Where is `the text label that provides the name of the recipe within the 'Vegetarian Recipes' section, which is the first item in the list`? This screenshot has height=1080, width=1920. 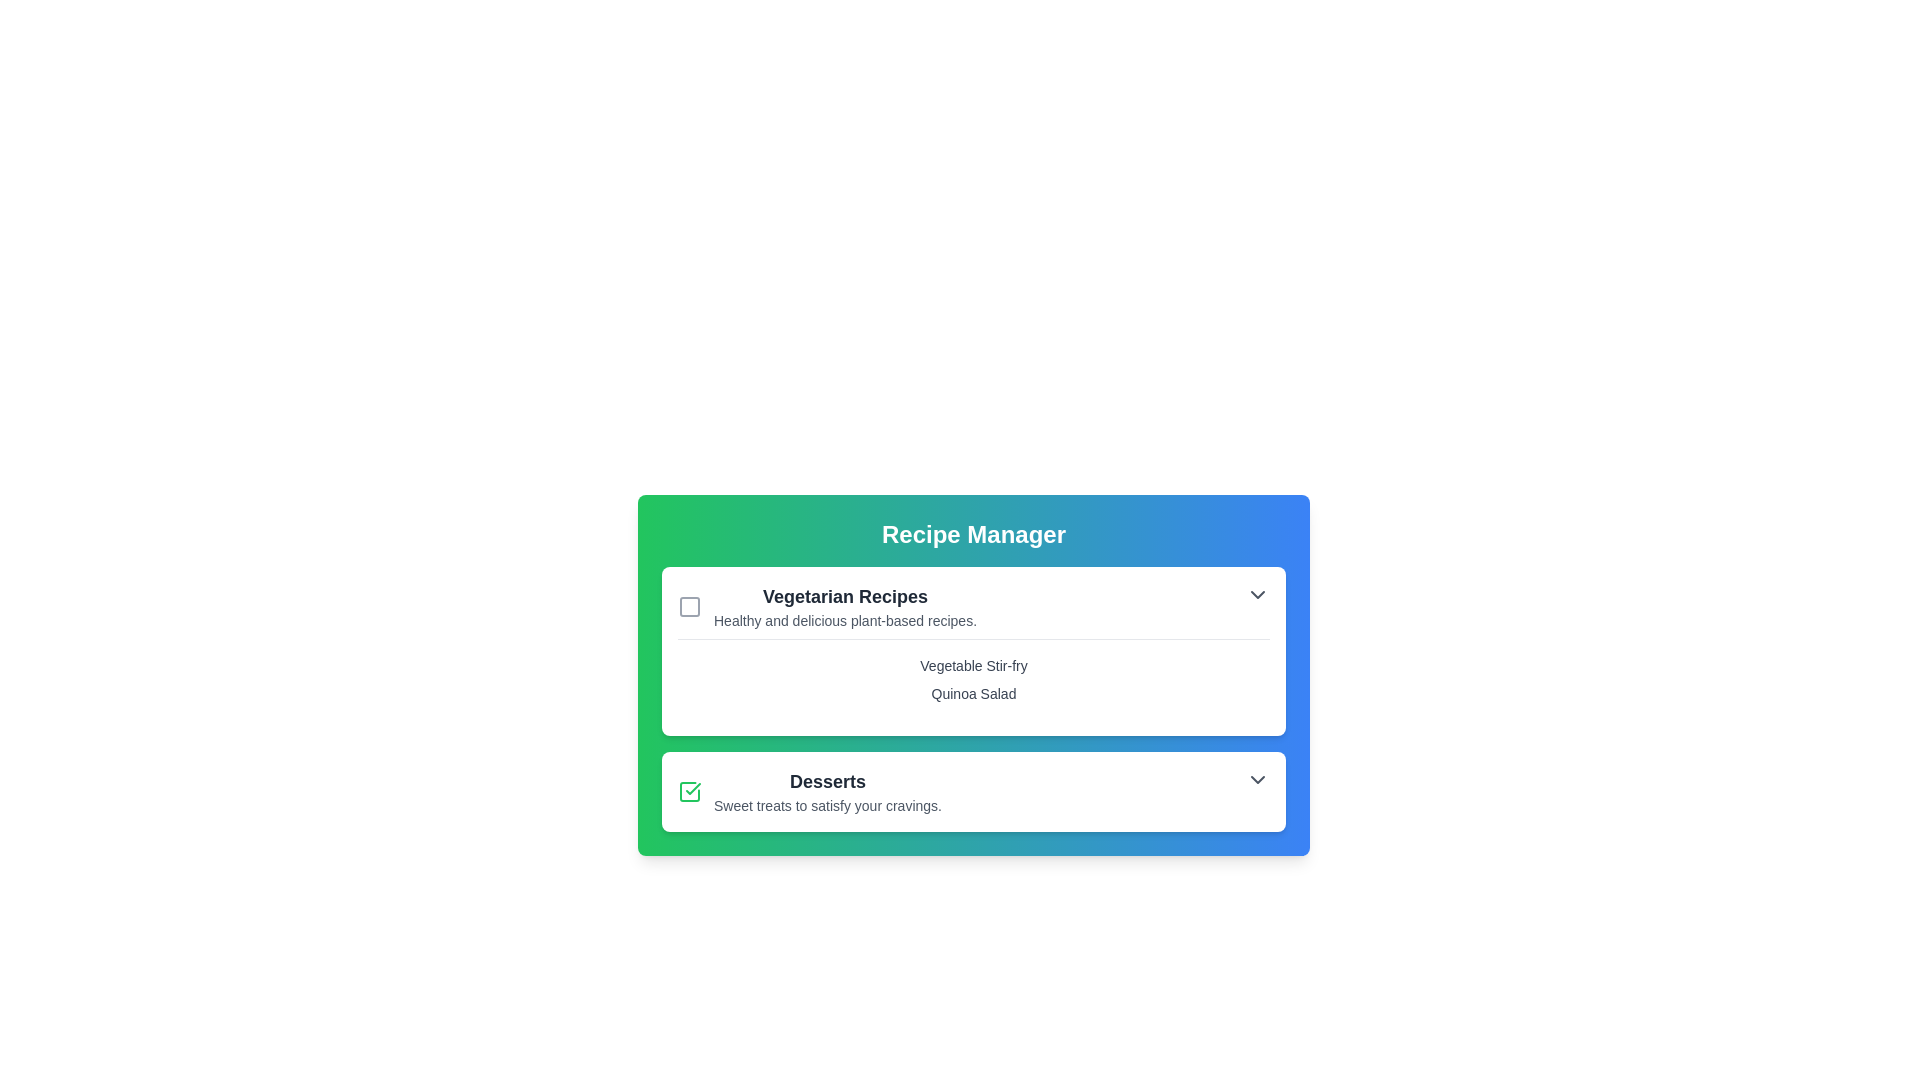 the text label that provides the name of the recipe within the 'Vegetarian Recipes' section, which is the first item in the list is located at coordinates (974, 666).